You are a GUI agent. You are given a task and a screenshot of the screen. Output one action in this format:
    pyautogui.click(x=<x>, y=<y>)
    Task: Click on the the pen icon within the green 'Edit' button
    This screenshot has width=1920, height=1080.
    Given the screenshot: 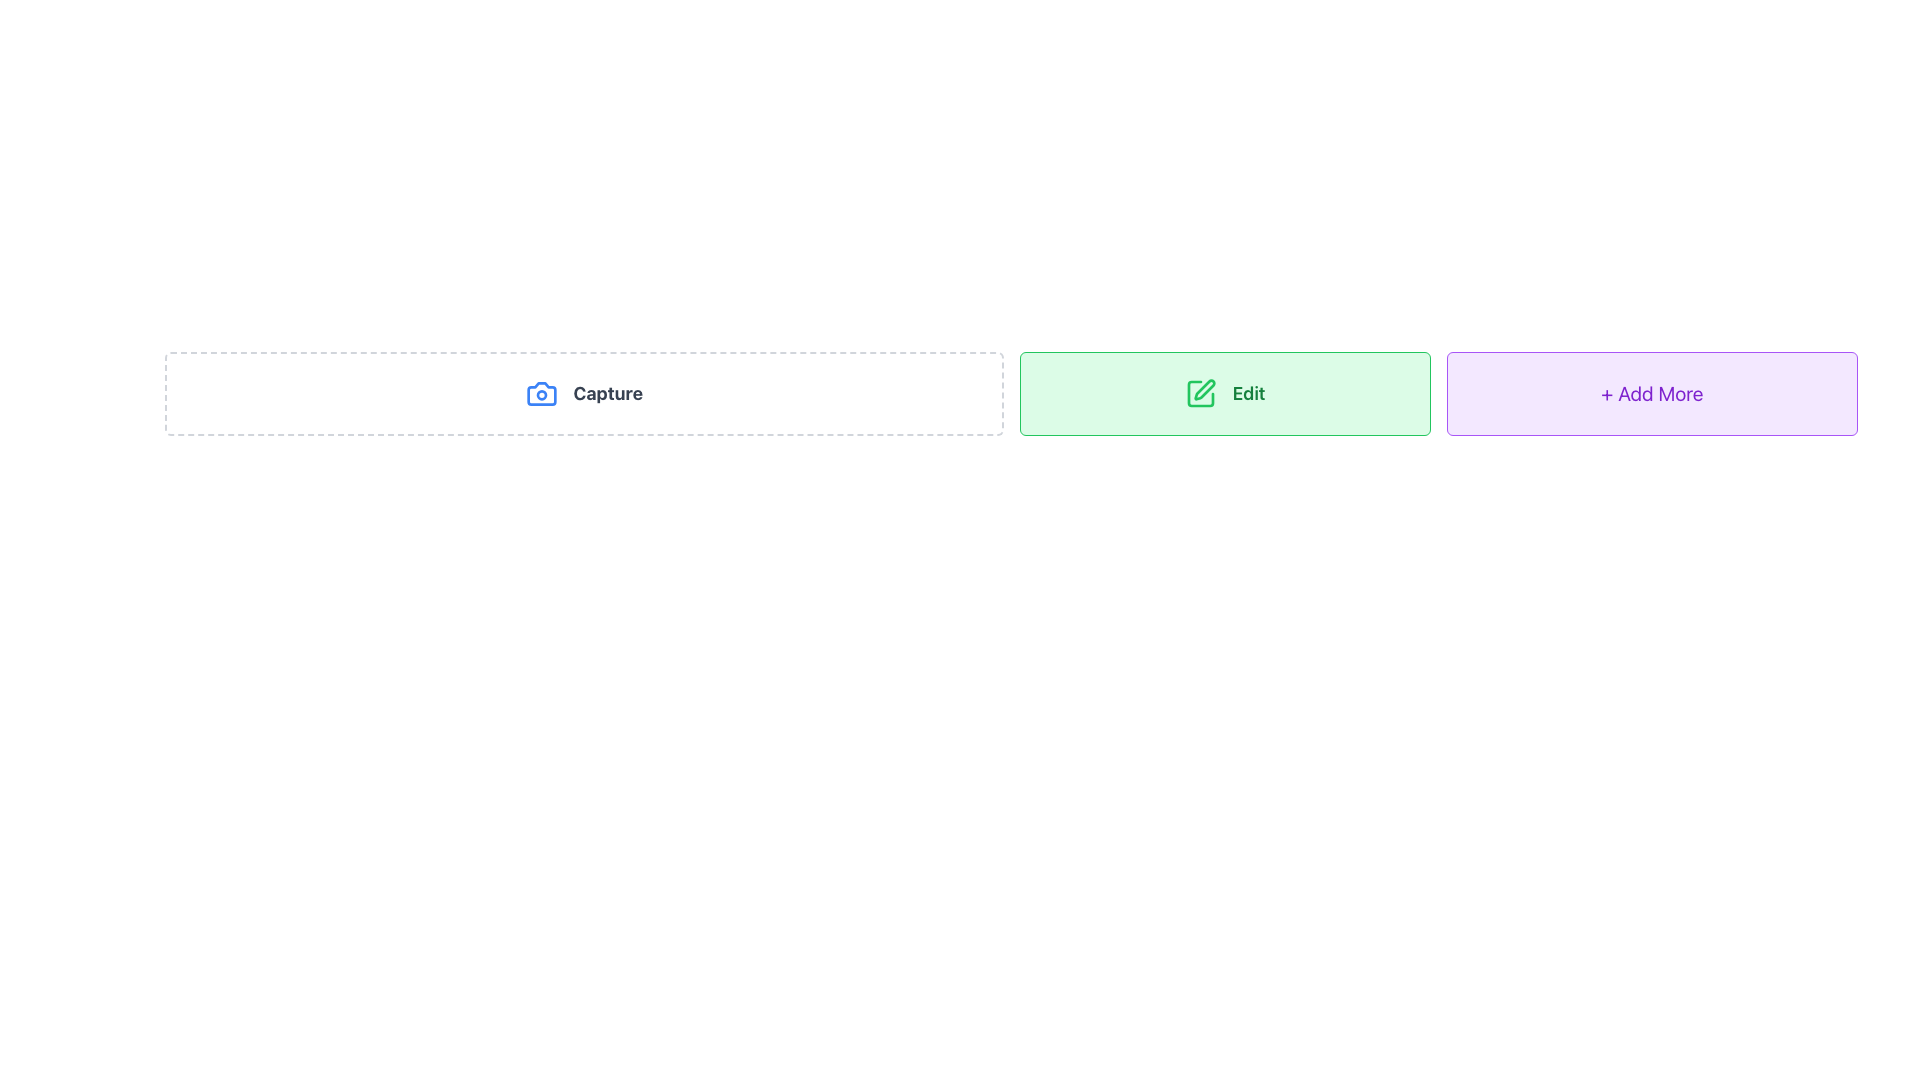 What is the action you would take?
    pyautogui.click(x=1203, y=389)
    